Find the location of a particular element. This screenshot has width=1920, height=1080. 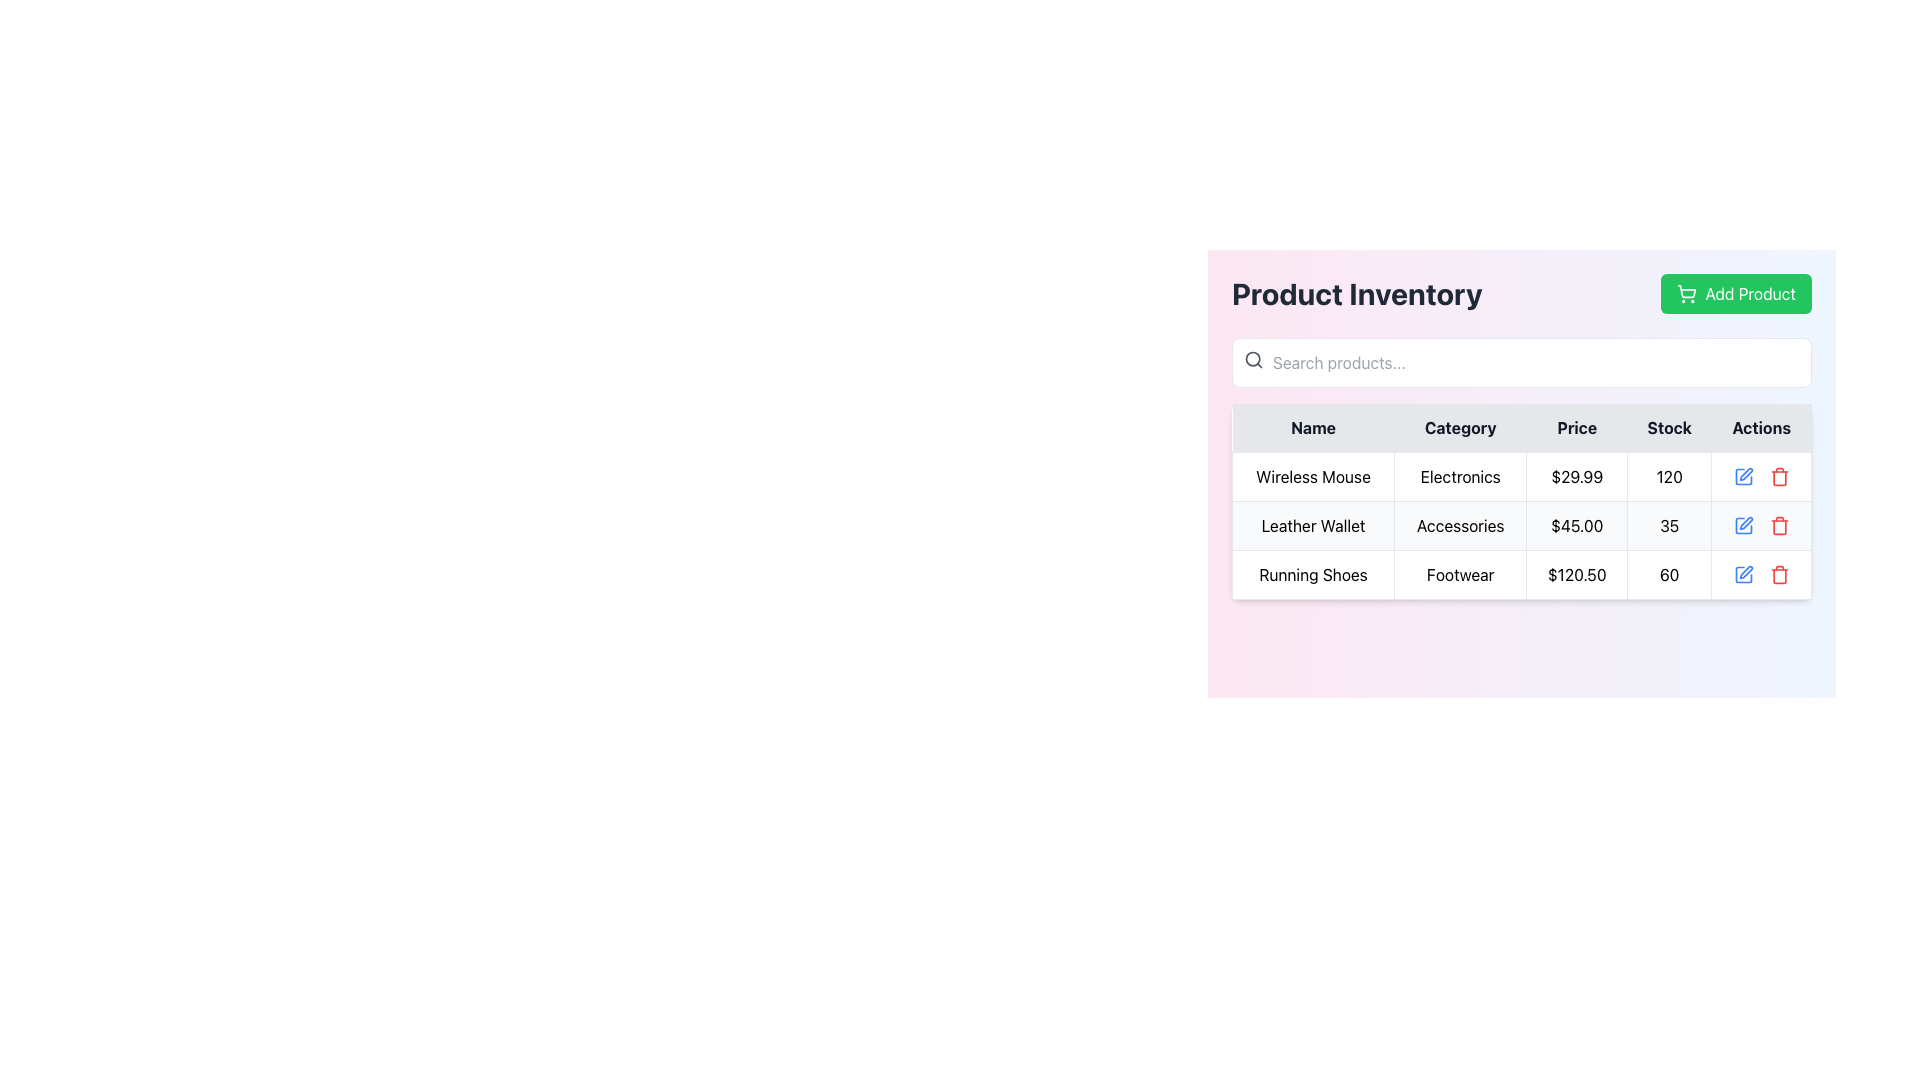

the 'Accessories' category label in the second row of the table under the 'Category' column is located at coordinates (1460, 524).